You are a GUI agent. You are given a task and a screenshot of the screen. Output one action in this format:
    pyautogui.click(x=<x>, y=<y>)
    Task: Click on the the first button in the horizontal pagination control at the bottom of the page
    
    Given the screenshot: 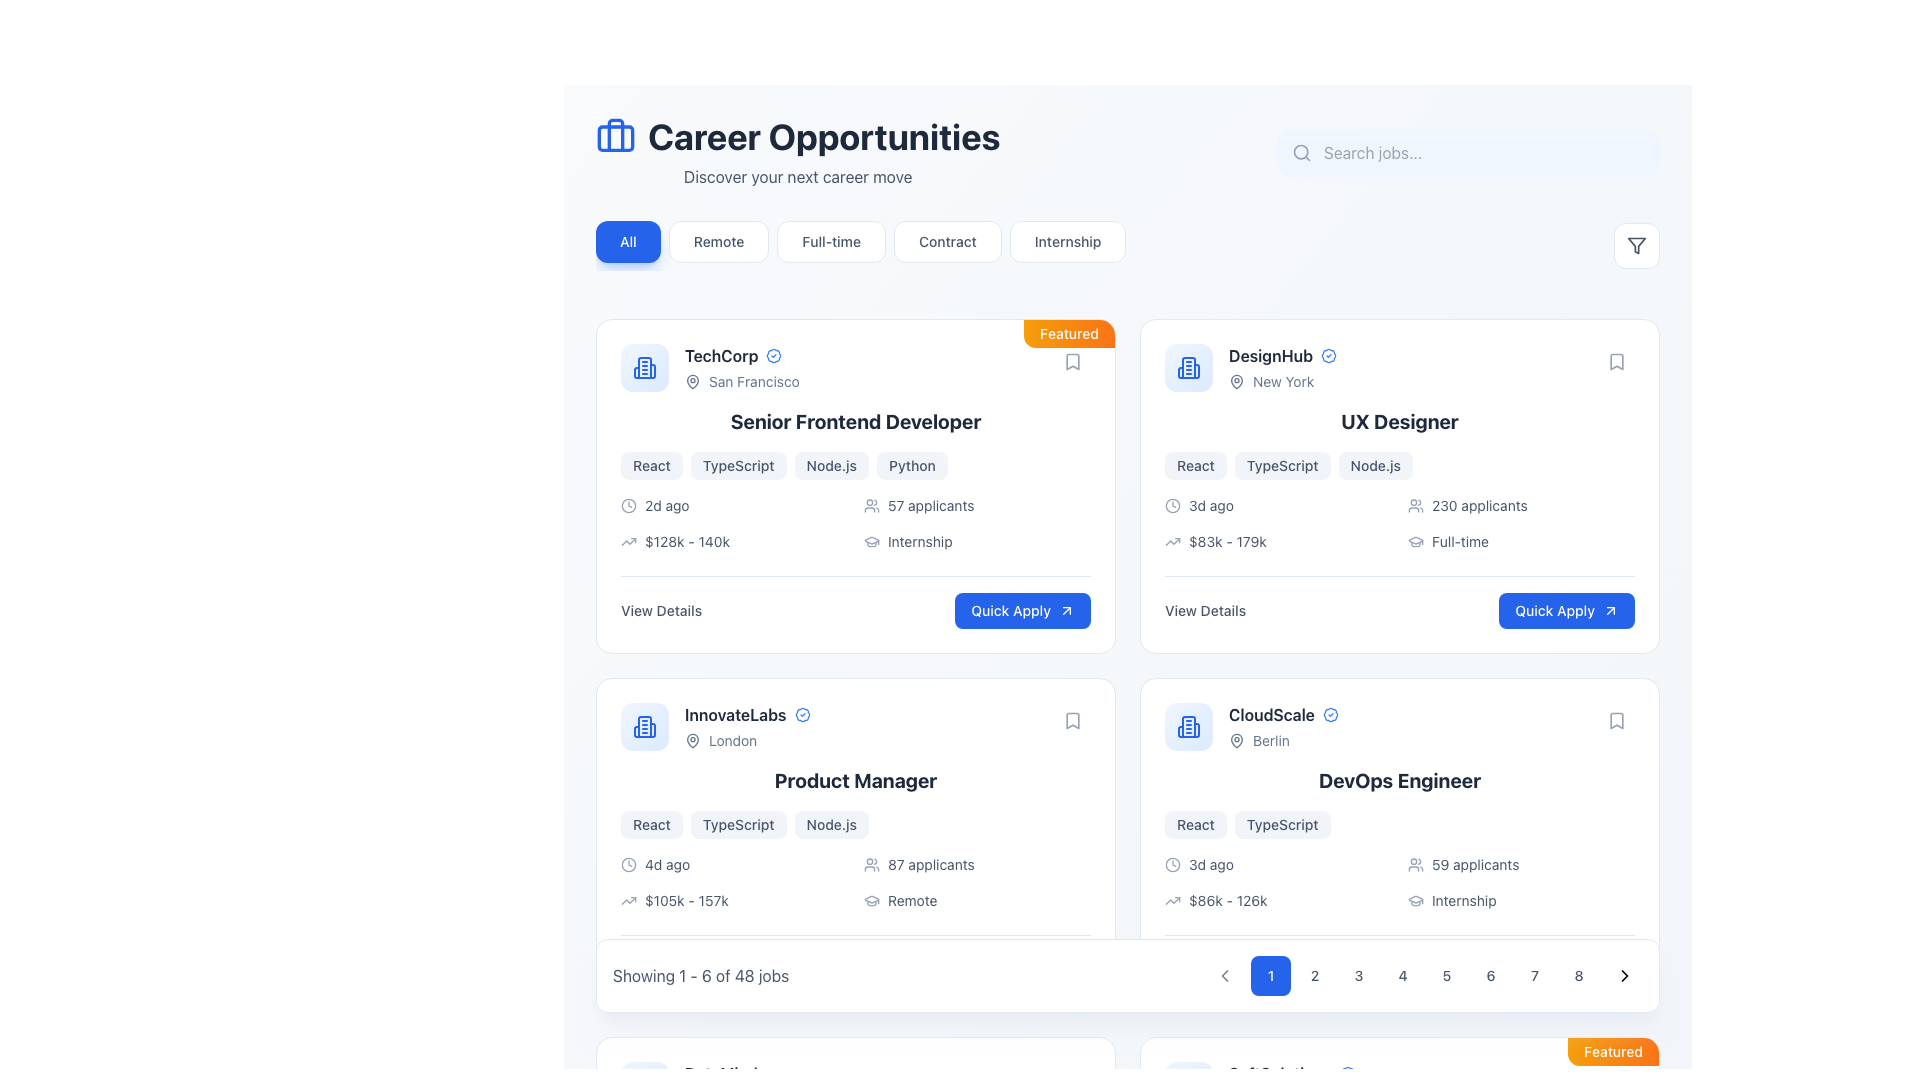 What is the action you would take?
    pyautogui.click(x=1270, y=974)
    